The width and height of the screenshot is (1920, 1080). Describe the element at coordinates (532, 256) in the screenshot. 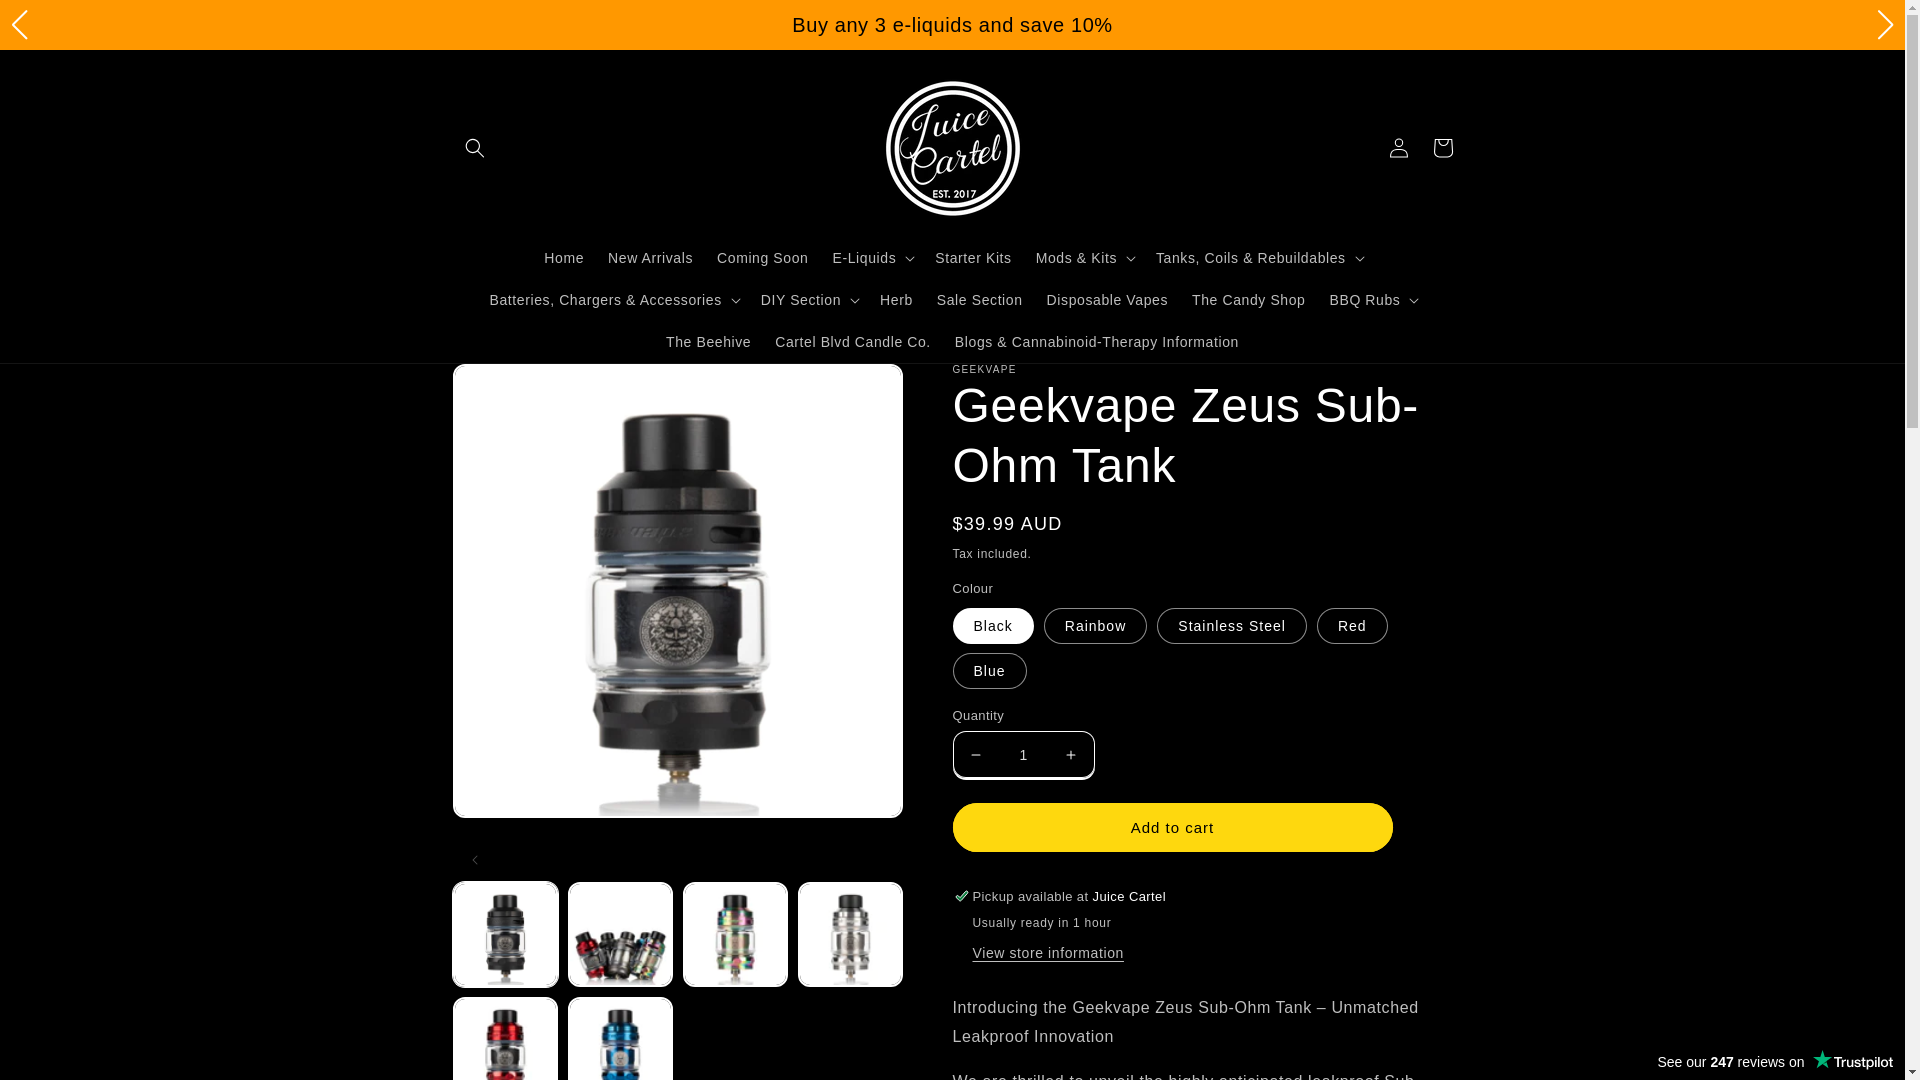

I see `'Home'` at that location.